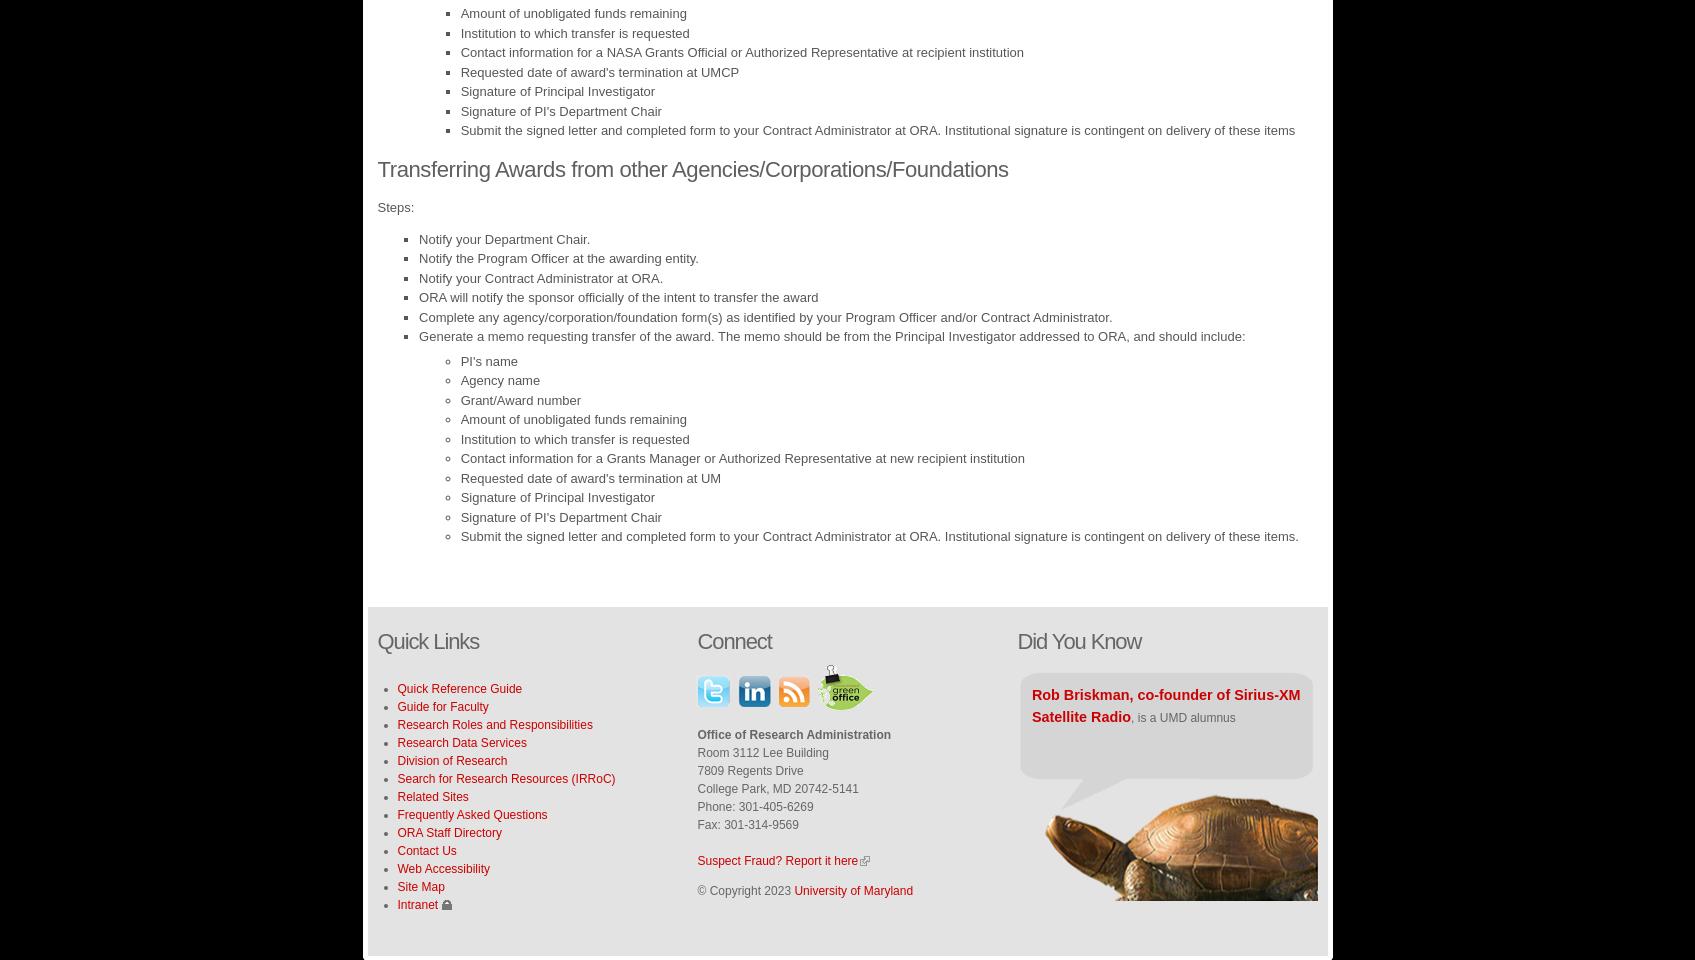 Image resolution: width=1695 pixels, height=960 pixels. What do you see at coordinates (443, 867) in the screenshot?
I see `'Web Accessibility'` at bounding box center [443, 867].